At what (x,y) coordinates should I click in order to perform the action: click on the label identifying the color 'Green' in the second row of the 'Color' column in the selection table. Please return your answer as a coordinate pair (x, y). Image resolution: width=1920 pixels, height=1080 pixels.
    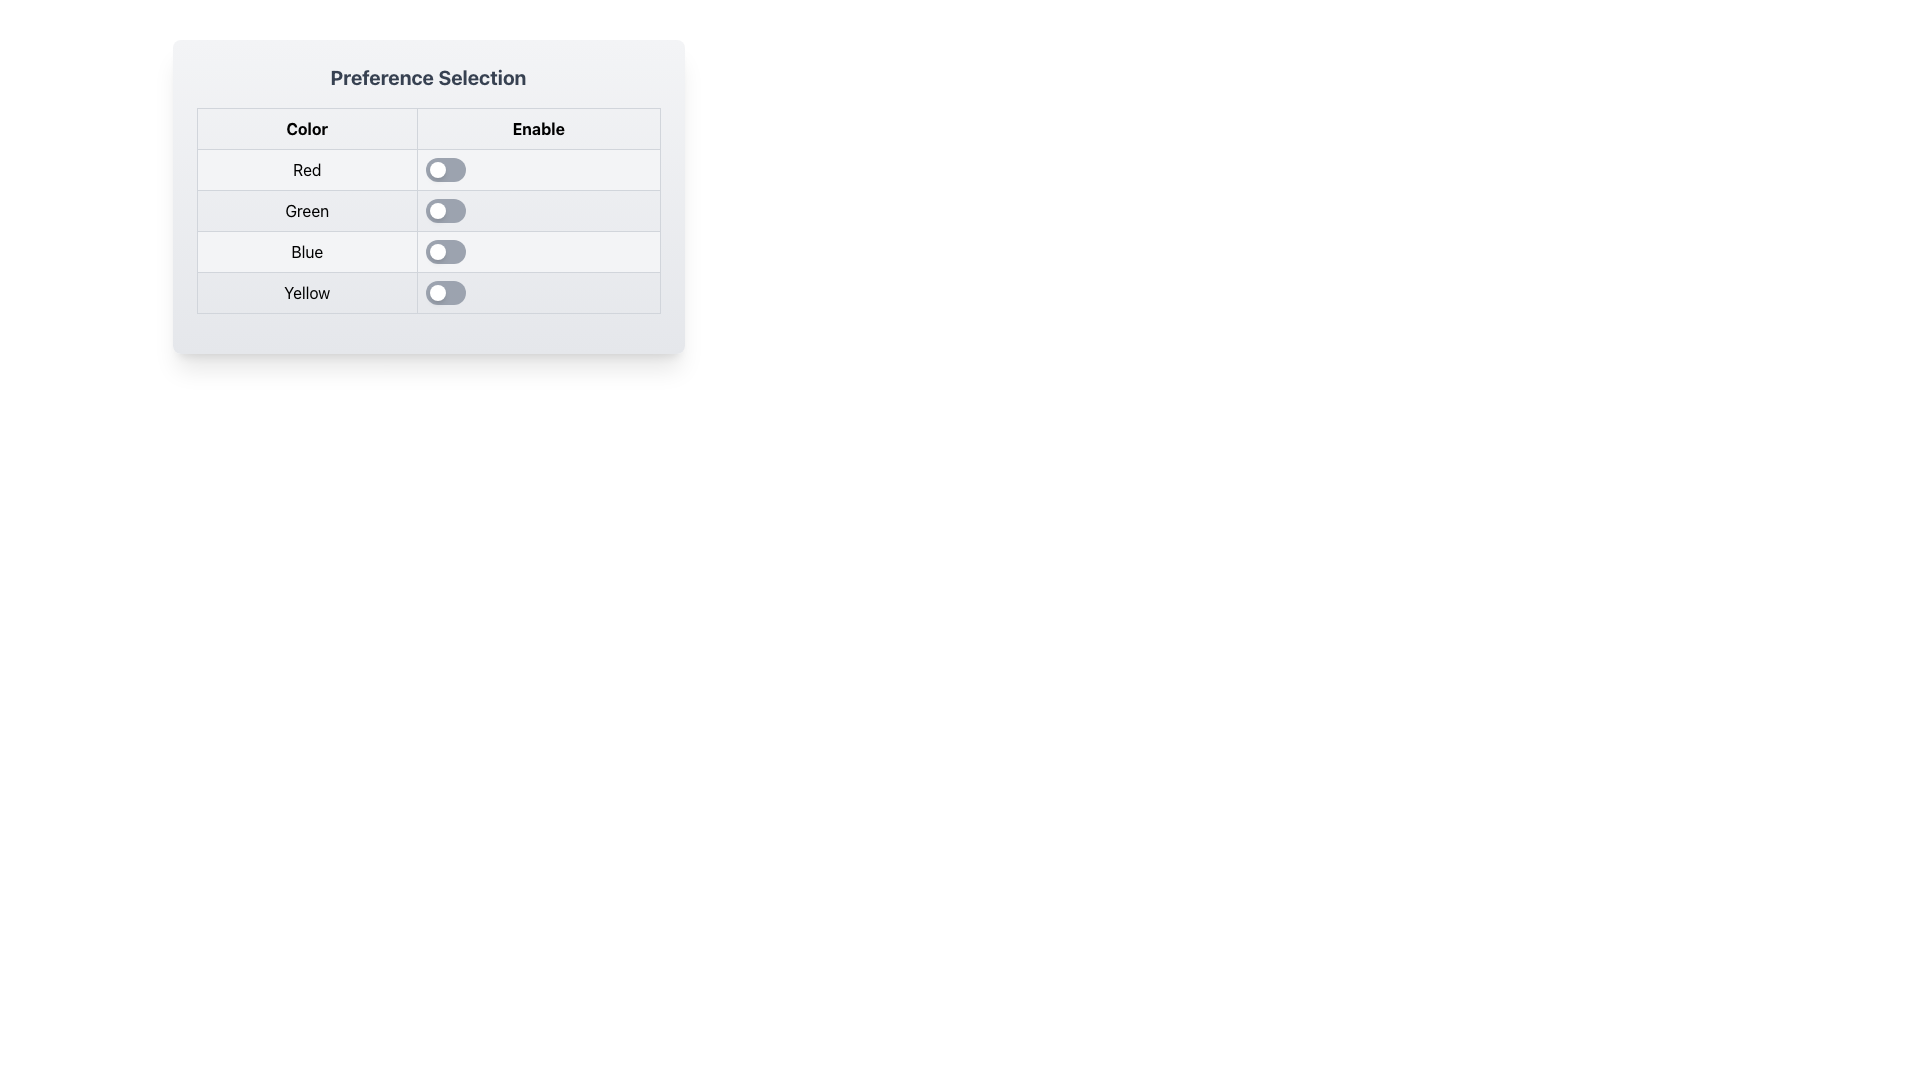
    Looking at the image, I should click on (306, 211).